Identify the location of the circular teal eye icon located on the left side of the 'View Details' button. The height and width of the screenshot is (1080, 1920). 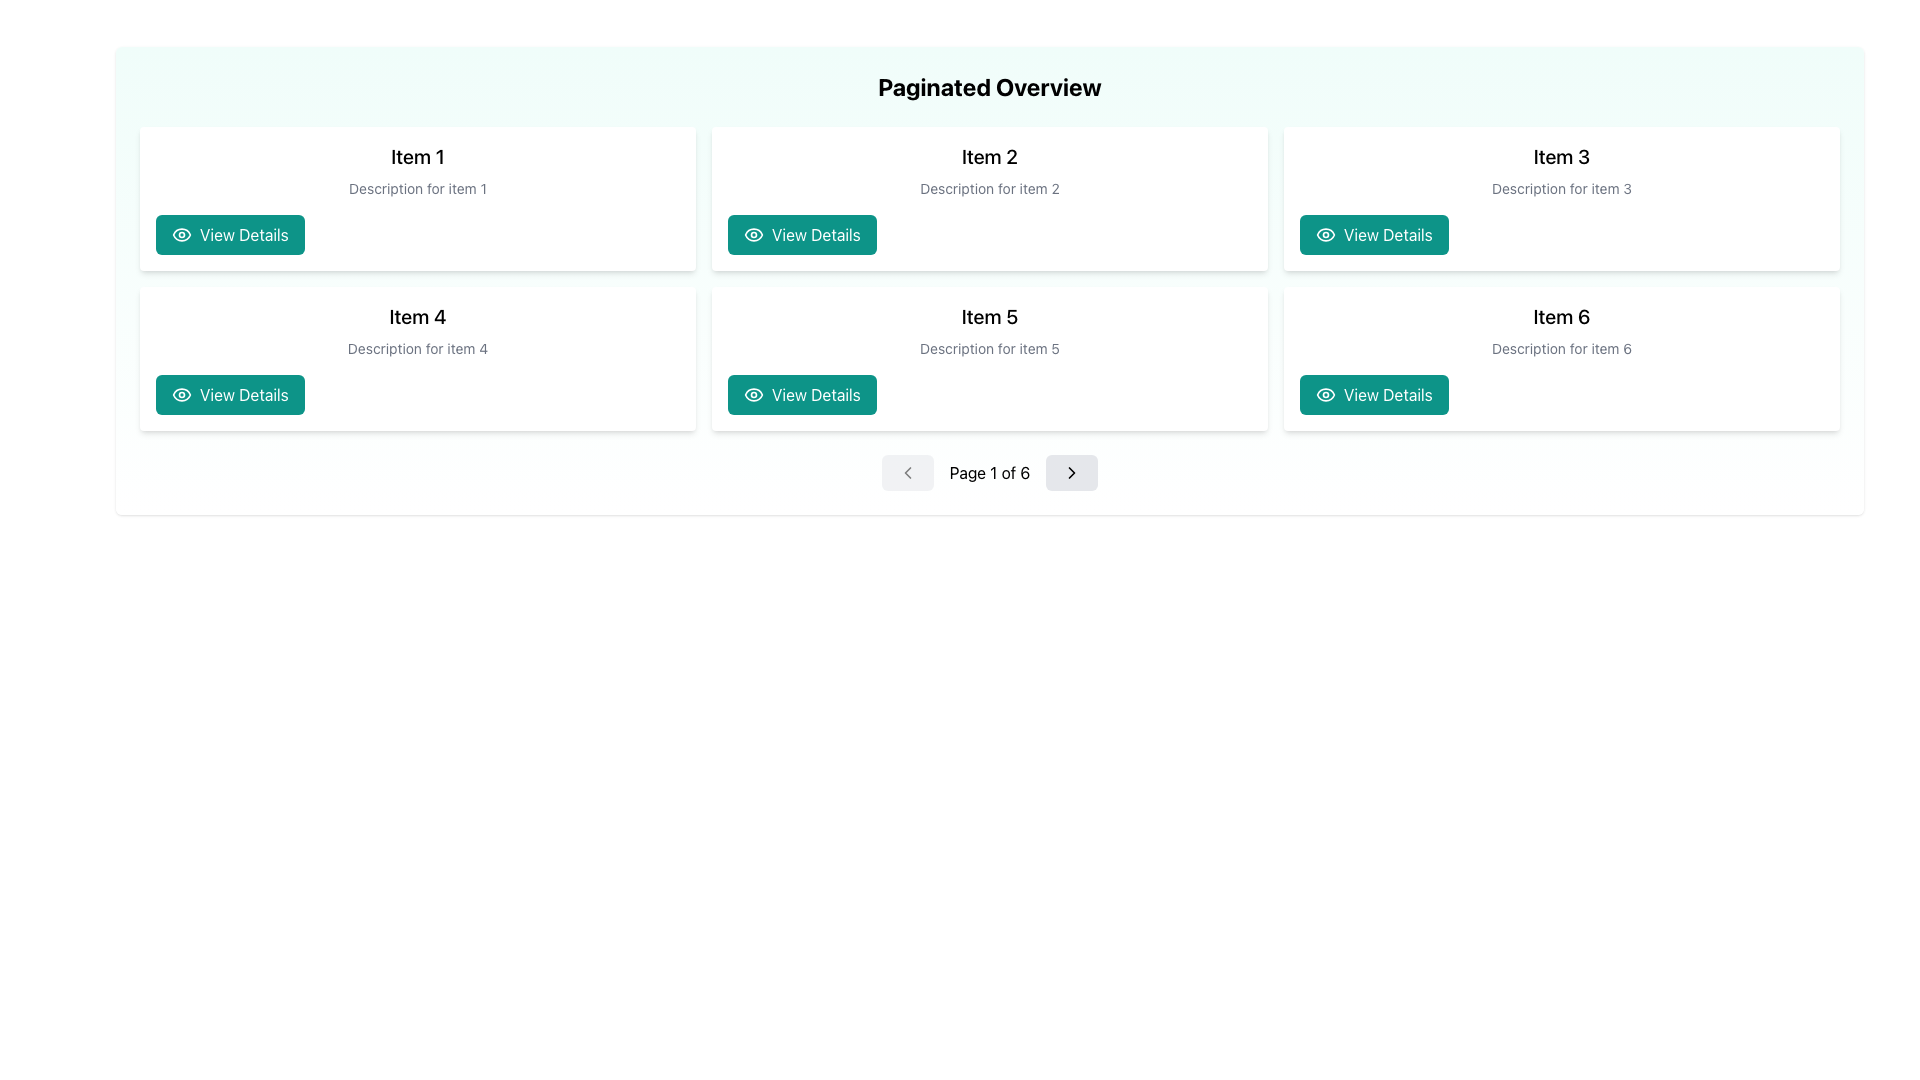
(182, 234).